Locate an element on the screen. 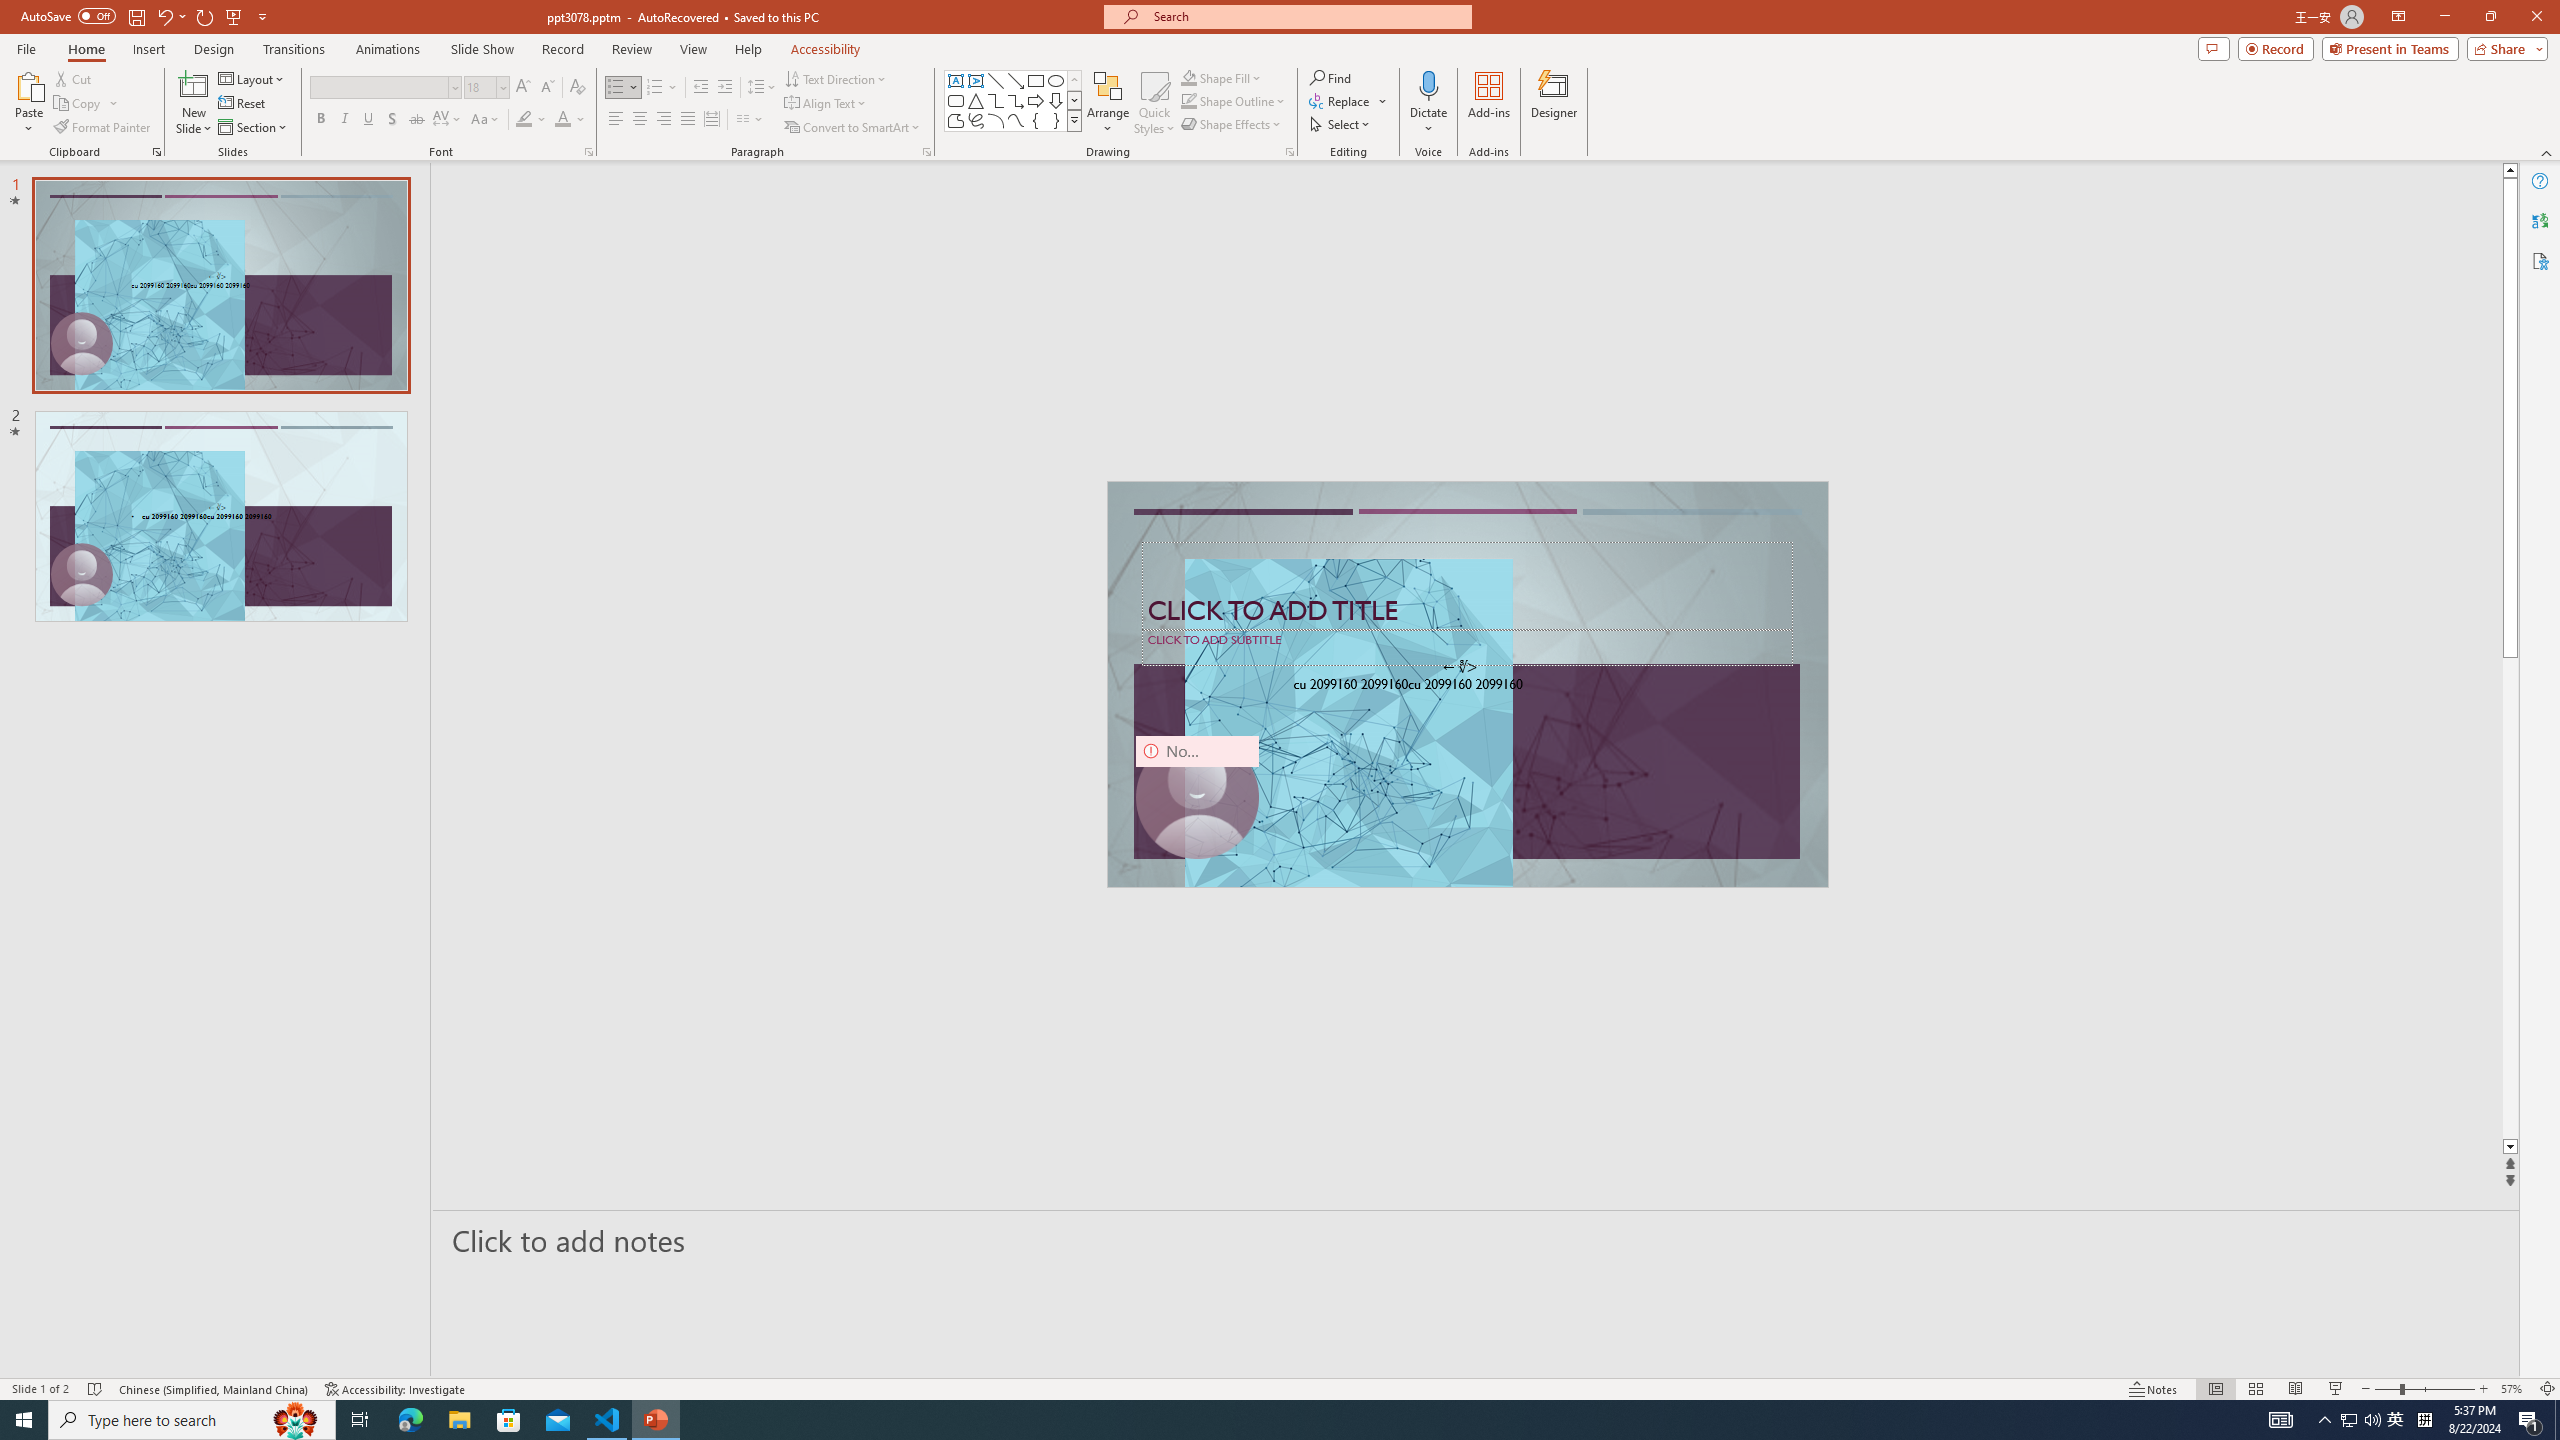 This screenshot has height=1440, width=2560. 'Clear Formatting' is located at coordinates (576, 87).